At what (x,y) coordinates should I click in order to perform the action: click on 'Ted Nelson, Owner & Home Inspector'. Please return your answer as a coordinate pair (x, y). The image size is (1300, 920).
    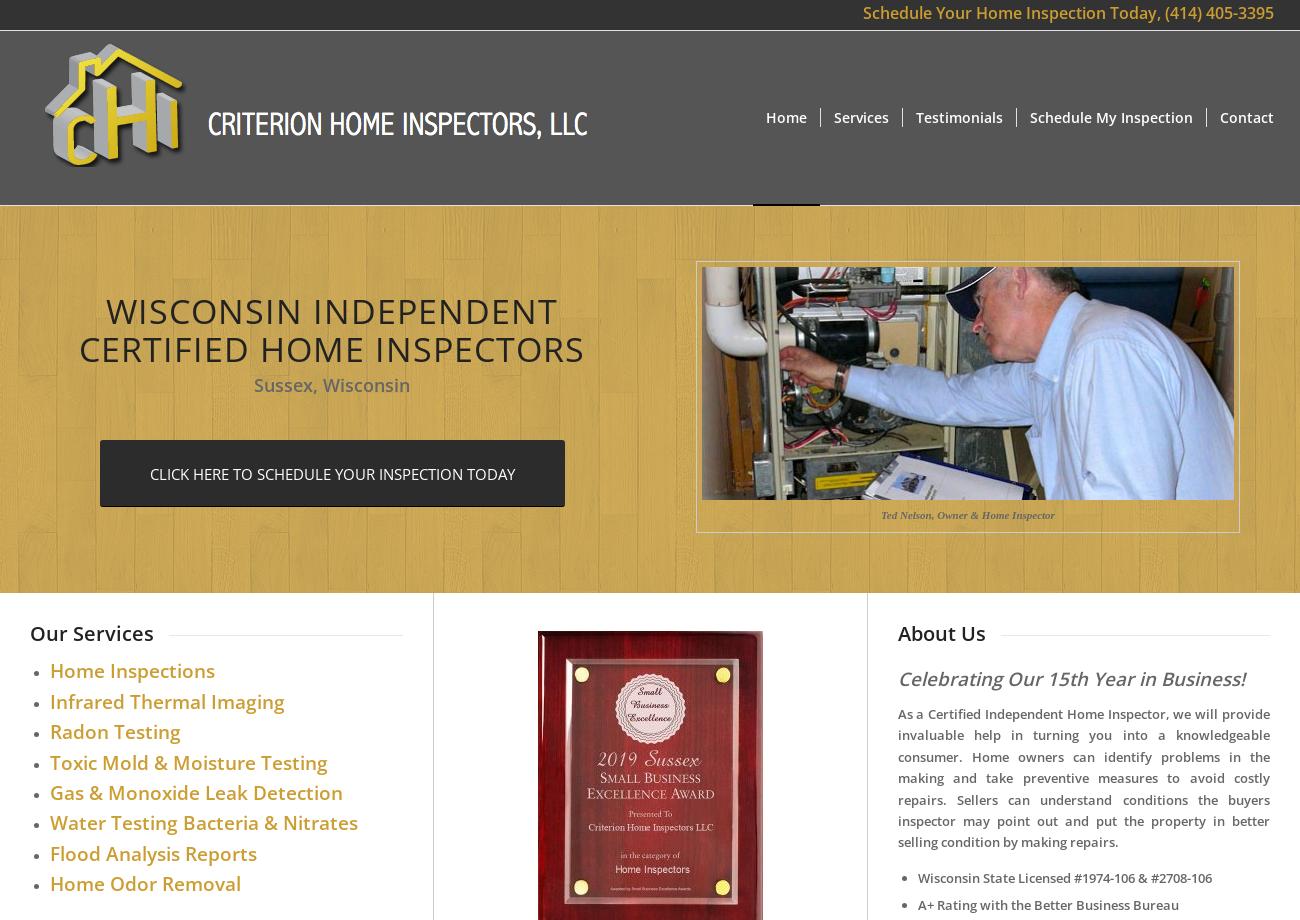
    Looking at the image, I should click on (967, 515).